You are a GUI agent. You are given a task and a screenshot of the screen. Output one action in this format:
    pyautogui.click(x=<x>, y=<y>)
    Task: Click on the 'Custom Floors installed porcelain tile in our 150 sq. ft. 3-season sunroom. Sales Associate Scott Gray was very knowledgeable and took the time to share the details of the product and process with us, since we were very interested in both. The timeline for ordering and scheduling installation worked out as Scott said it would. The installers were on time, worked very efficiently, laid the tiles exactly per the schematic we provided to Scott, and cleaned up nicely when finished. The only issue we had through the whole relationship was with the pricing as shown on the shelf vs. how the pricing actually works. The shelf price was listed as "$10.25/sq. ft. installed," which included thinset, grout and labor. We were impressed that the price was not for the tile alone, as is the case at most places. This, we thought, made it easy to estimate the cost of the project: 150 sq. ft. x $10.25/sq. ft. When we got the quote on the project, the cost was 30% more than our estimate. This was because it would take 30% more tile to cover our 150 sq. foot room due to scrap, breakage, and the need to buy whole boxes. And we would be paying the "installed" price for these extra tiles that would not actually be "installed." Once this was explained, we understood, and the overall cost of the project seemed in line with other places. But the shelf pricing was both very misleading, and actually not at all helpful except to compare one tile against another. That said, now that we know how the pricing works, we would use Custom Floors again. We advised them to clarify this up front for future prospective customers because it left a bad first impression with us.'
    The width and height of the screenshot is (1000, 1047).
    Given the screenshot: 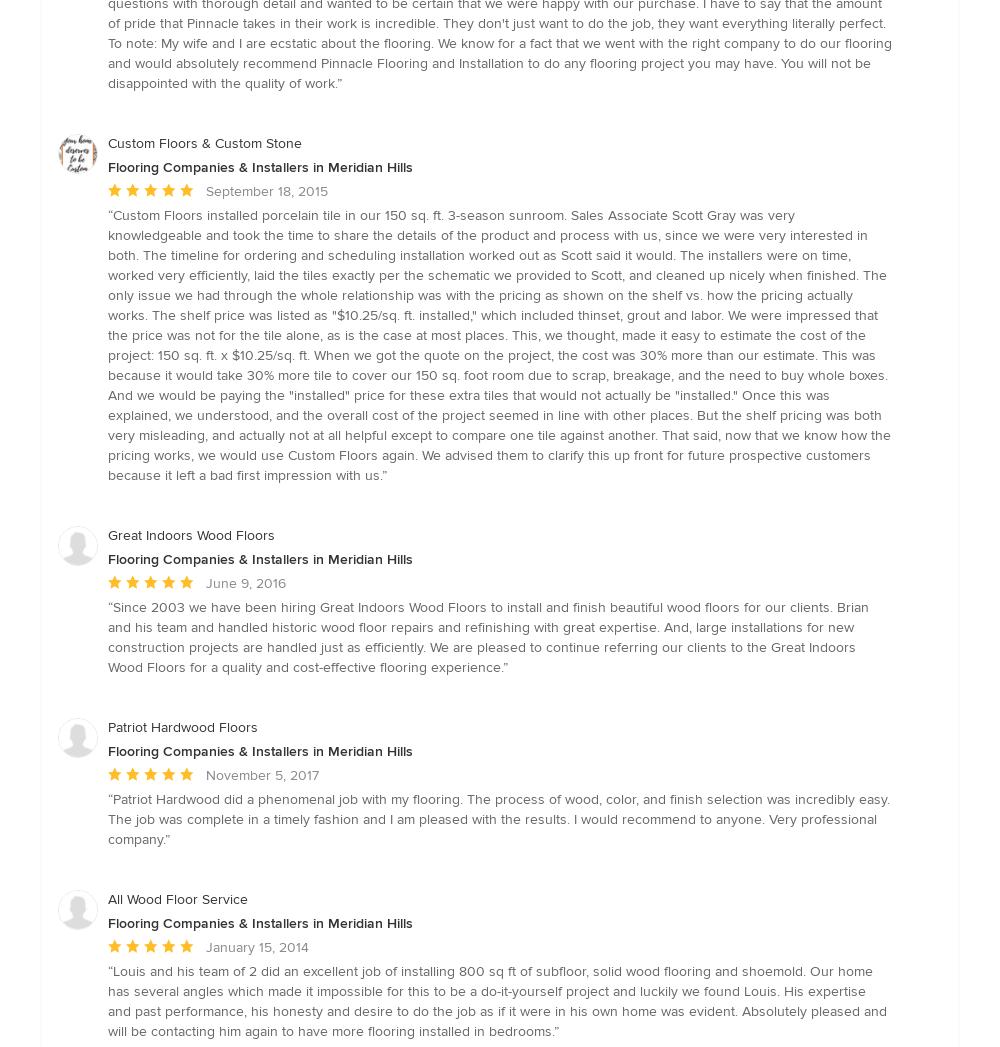 What is the action you would take?
    pyautogui.click(x=498, y=345)
    